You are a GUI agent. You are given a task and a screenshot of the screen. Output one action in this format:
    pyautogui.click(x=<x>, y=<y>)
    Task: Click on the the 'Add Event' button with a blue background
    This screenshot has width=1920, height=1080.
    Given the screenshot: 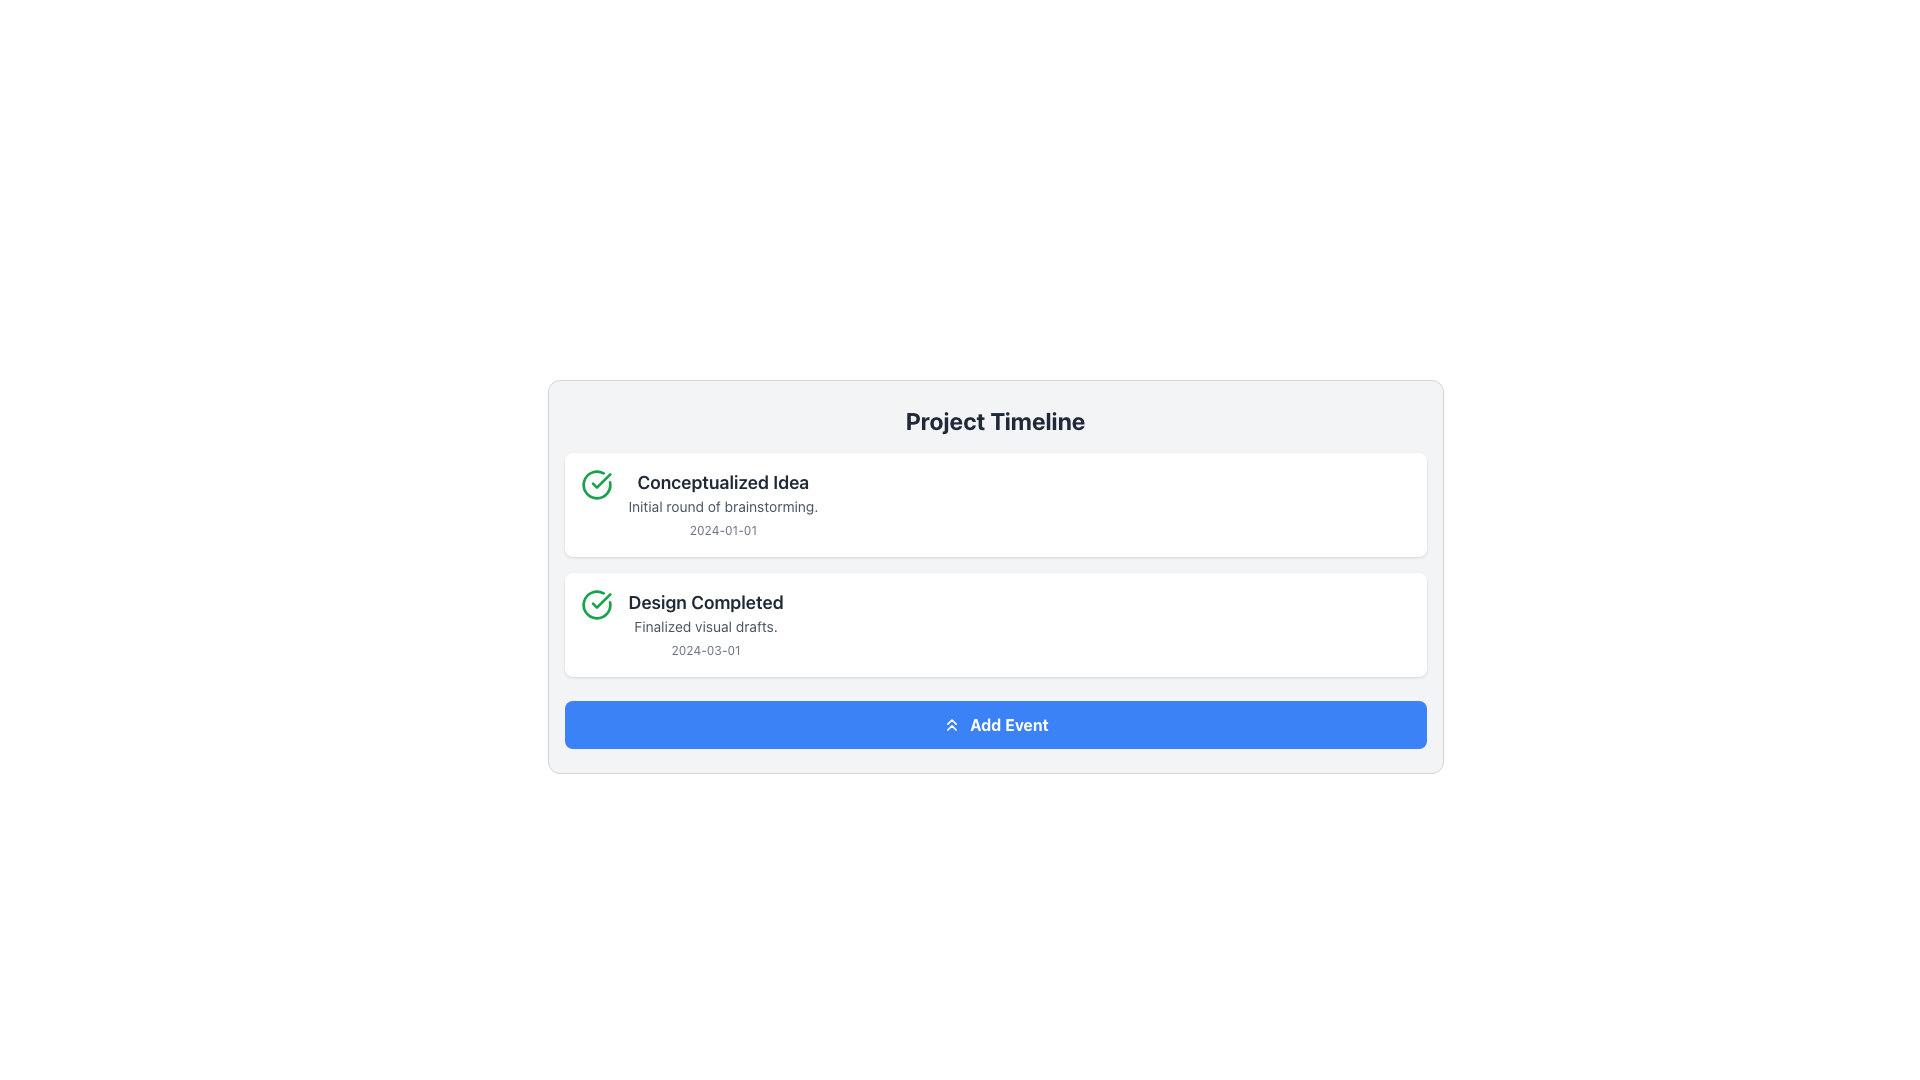 What is the action you would take?
    pyautogui.click(x=995, y=725)
    